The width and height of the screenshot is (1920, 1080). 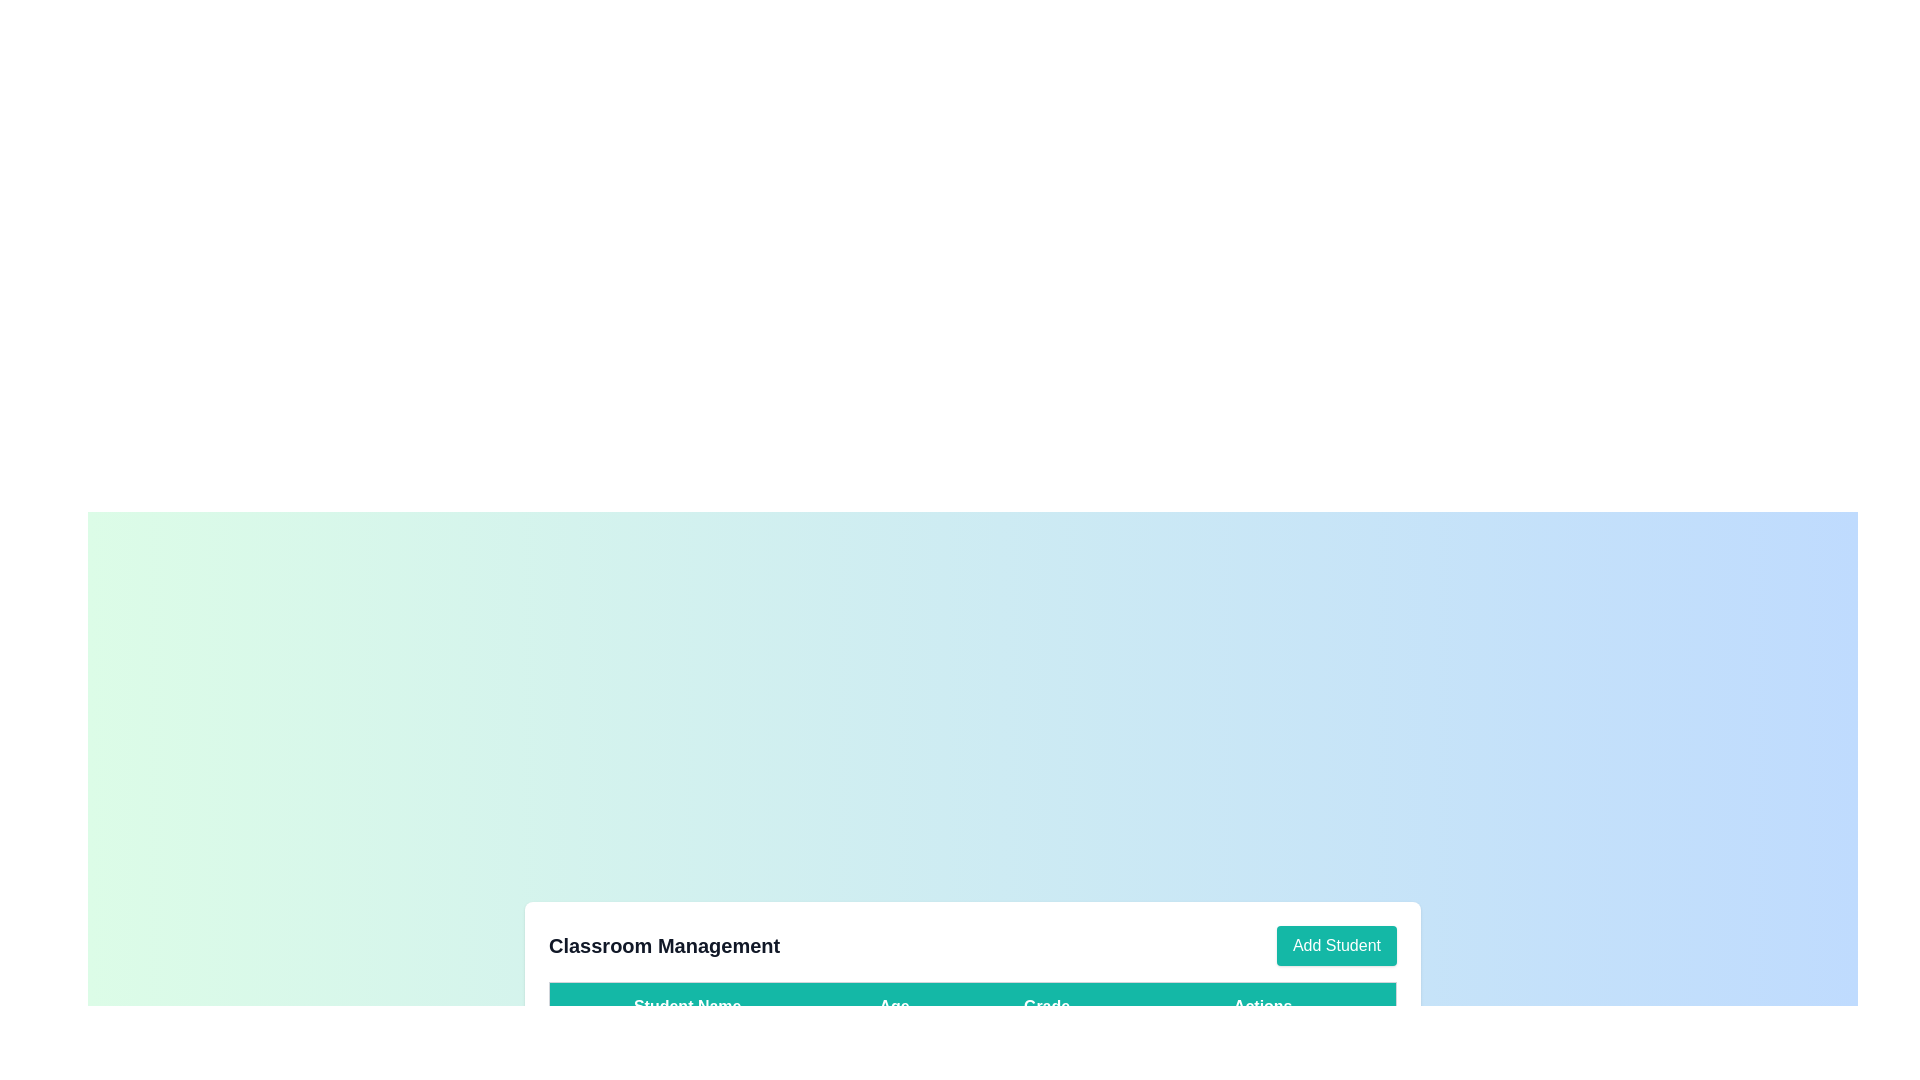 What do you see at coordinates (1336, 945) in the screenshot?
I see `the 'Add New Student' button located in the 'Classroom Management' section to change its background color` at bounding box center [1336, 945].